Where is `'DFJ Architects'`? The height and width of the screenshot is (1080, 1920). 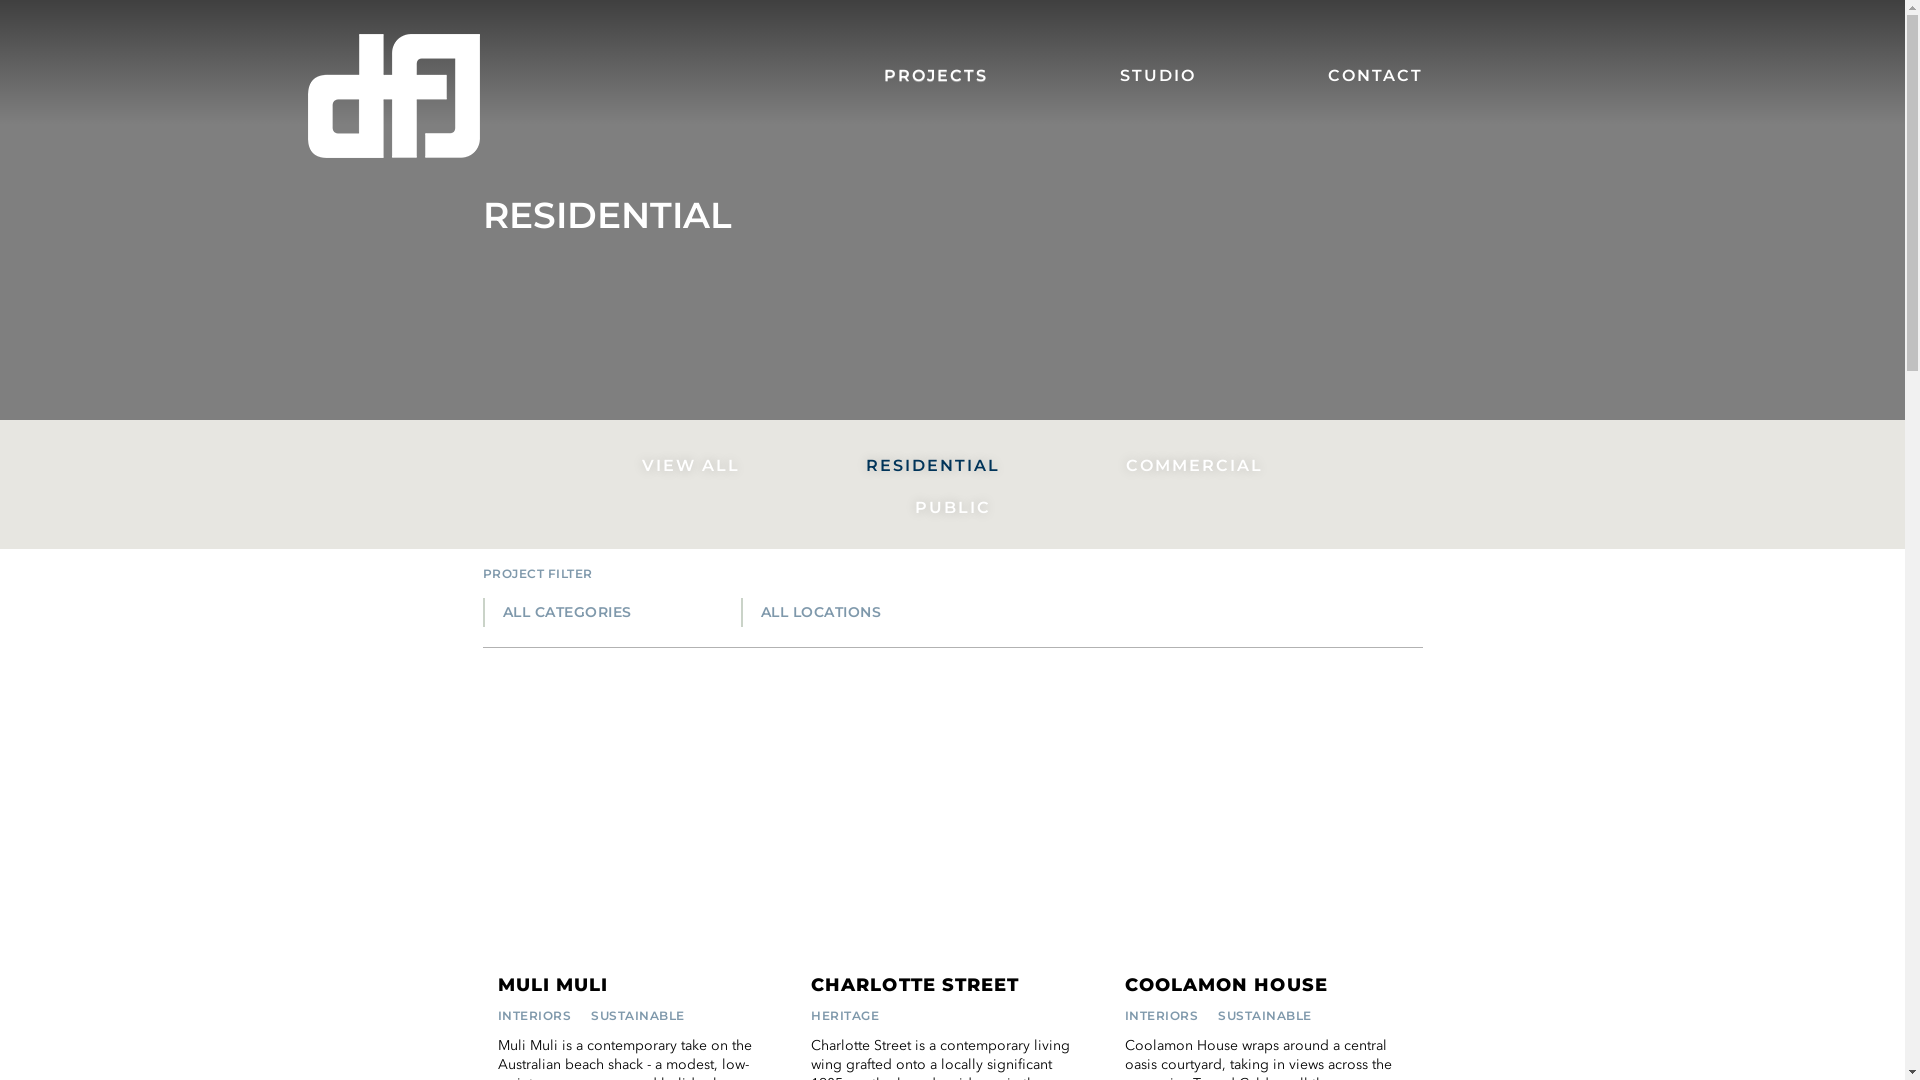
'DFJ Architects' is located at coordinates (393, 96).